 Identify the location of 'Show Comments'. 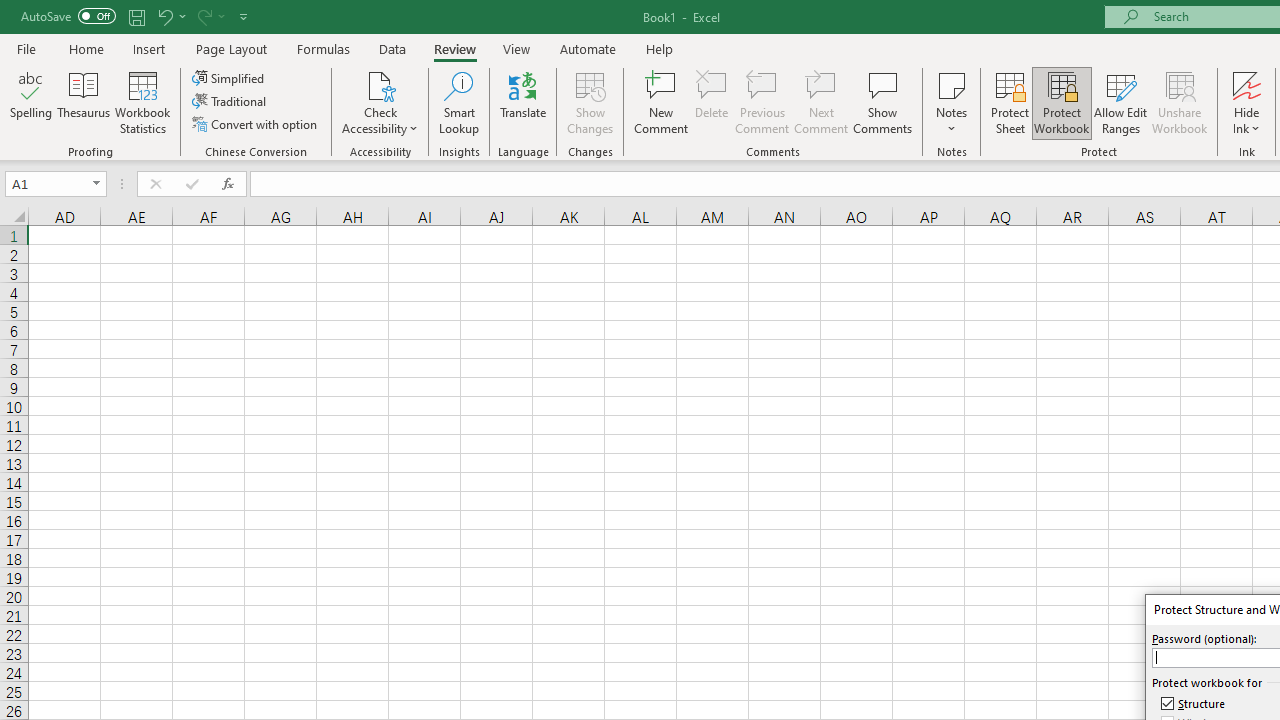
(882, 103).